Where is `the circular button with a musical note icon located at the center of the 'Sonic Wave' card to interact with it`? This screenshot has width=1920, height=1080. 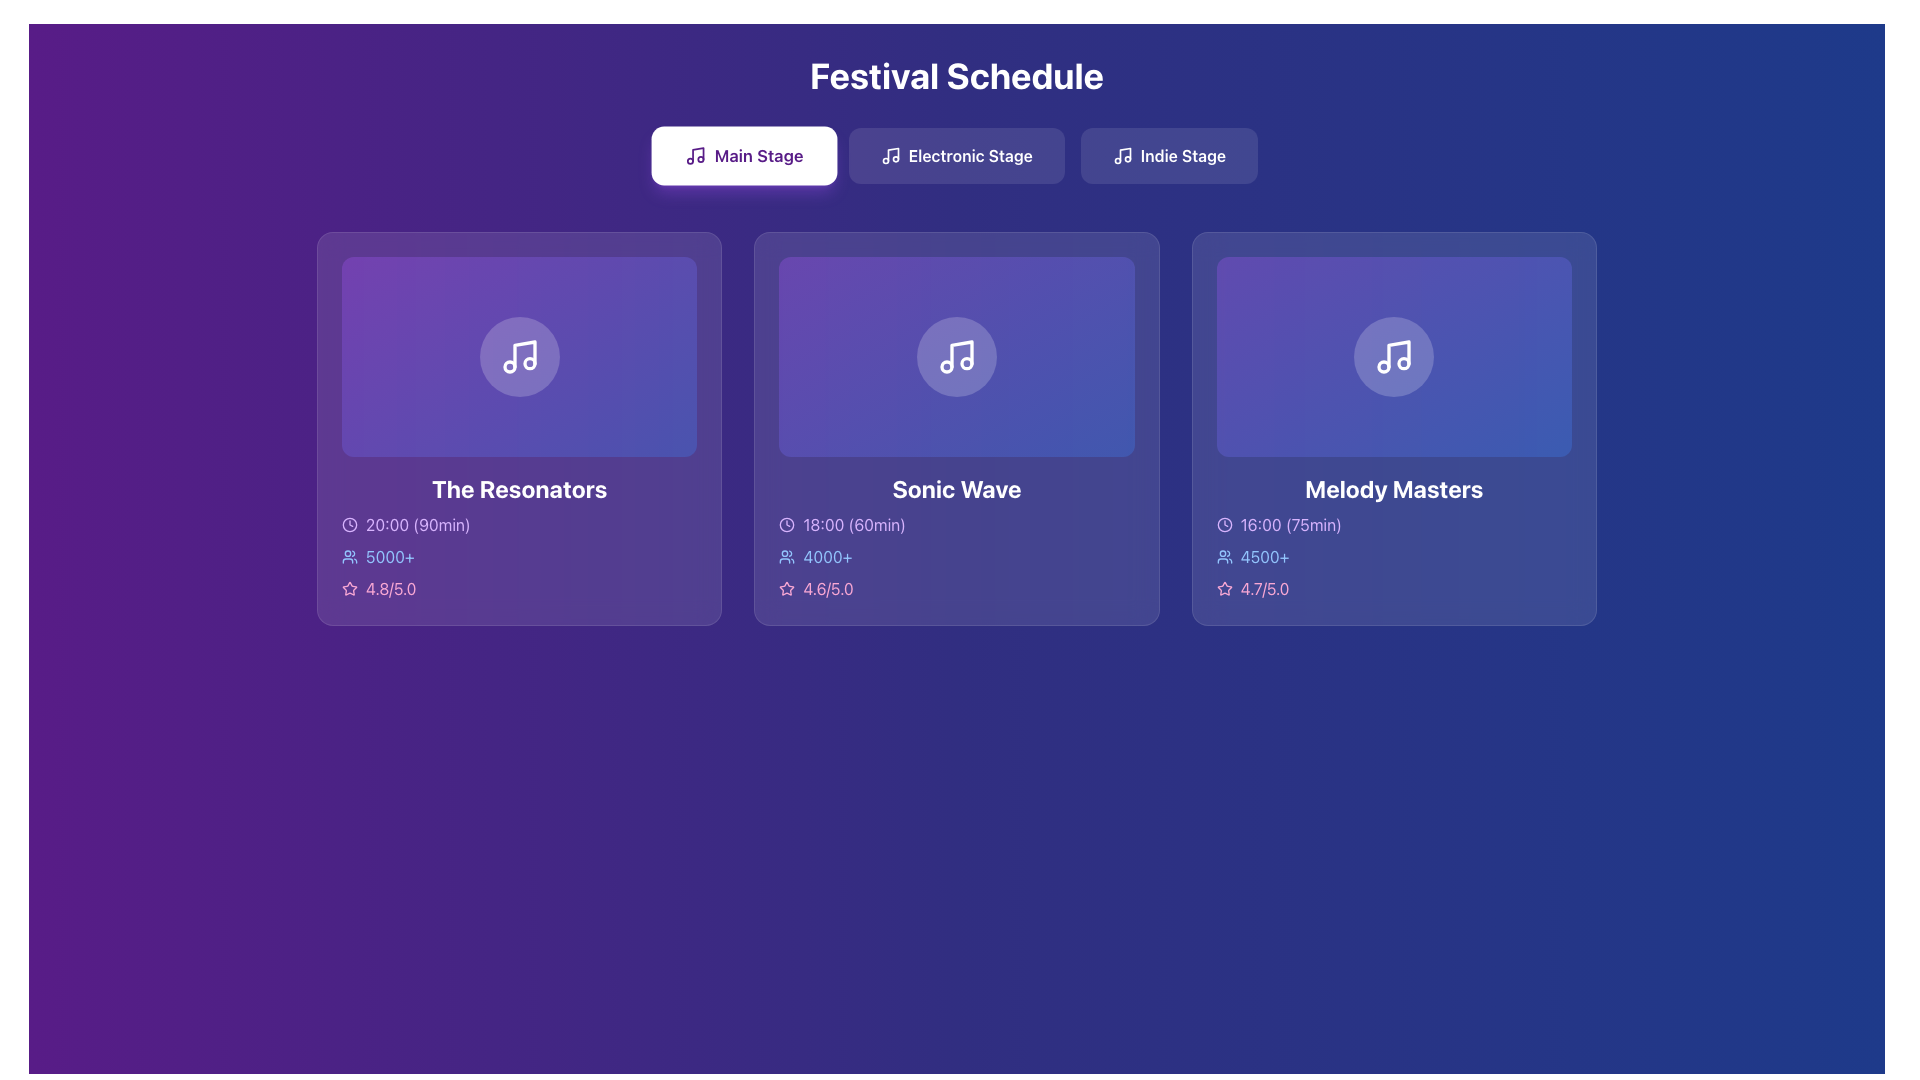 the circular button with a musical note icon located at the center of the 'Sonic Wave' card to interact with it is located at coordinates (955, 355).